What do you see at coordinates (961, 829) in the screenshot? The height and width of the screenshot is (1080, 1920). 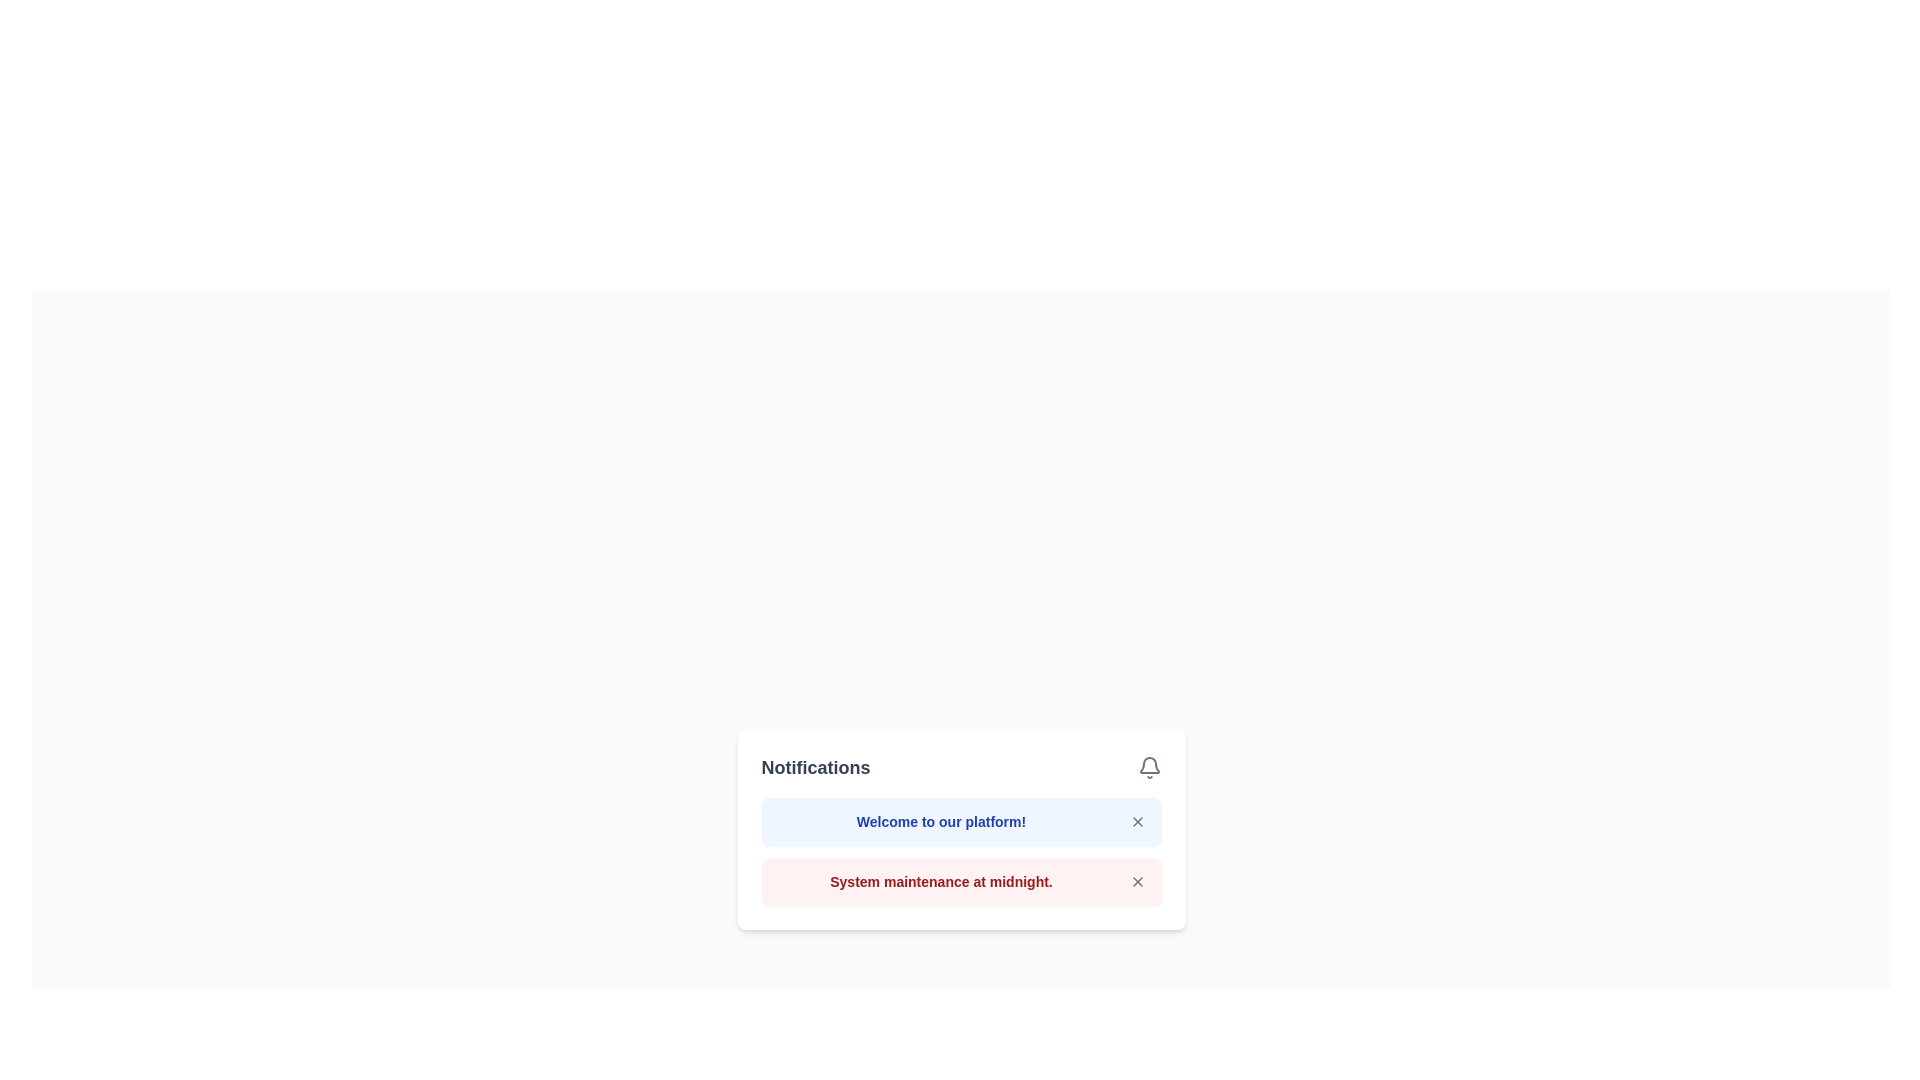 I see `message displayed in the Notification card located below the 'Notifications' header, which serves to inform the user about a welcoming message` at bounding box center [961, 829].